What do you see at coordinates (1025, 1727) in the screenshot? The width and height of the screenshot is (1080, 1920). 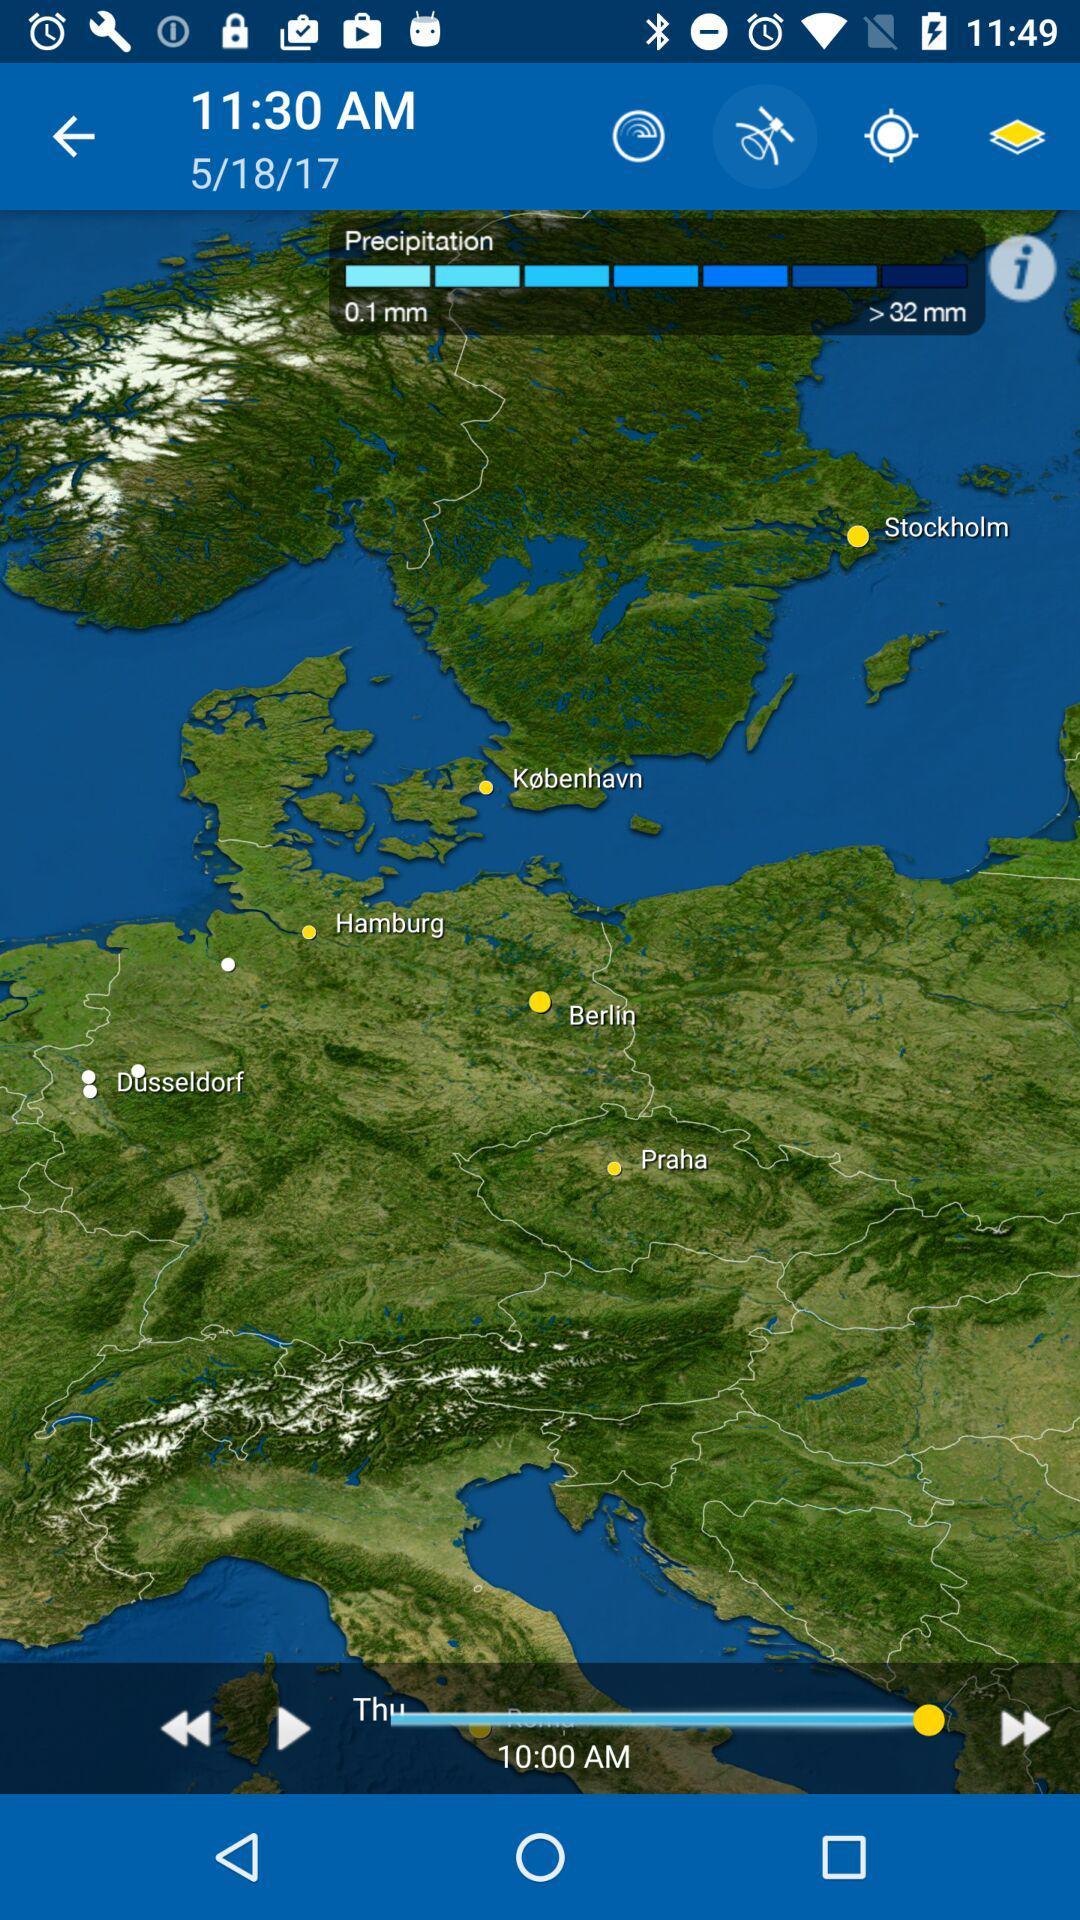 I see `fast forward` at bounding box center [1025, 1727].